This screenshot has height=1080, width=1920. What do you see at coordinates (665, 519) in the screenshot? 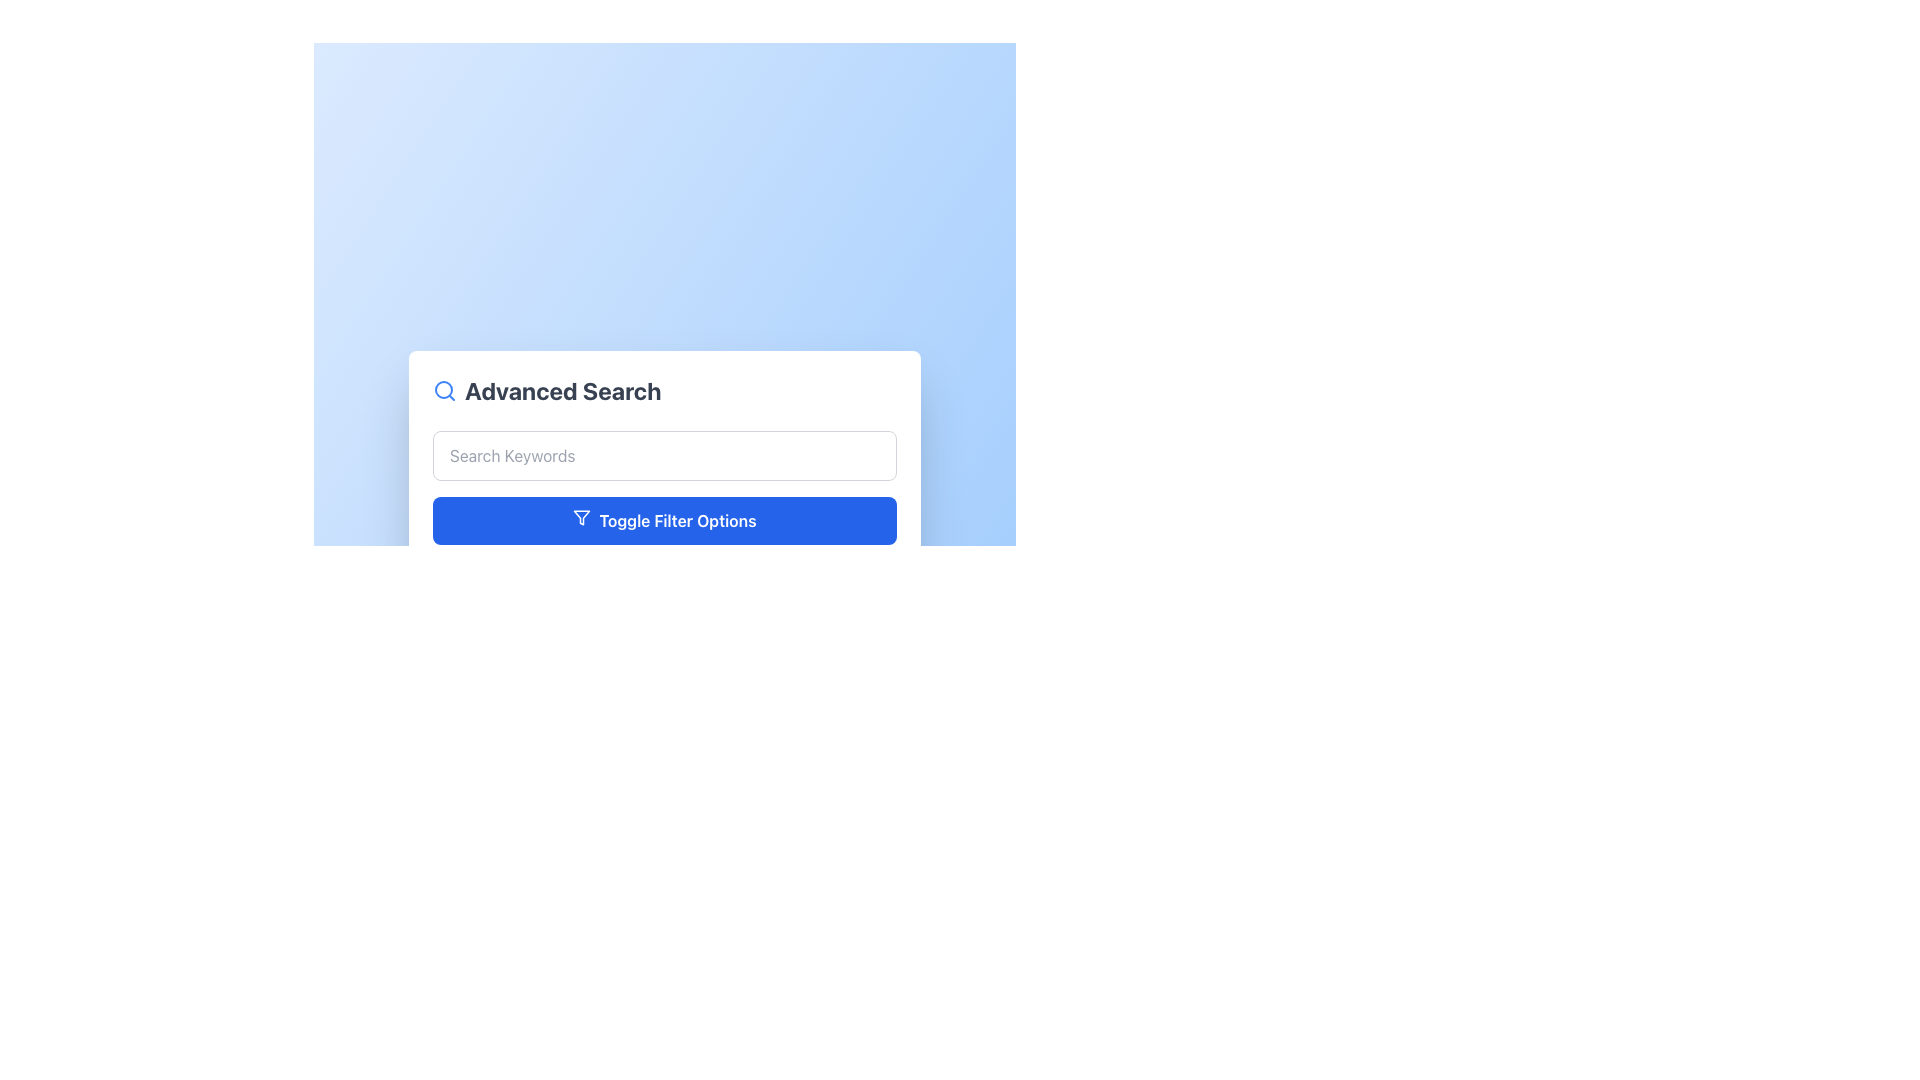
I see `filter options toggle button located below the keyword input field in the search interface for accessibility features` at bounding box center [665, 519].